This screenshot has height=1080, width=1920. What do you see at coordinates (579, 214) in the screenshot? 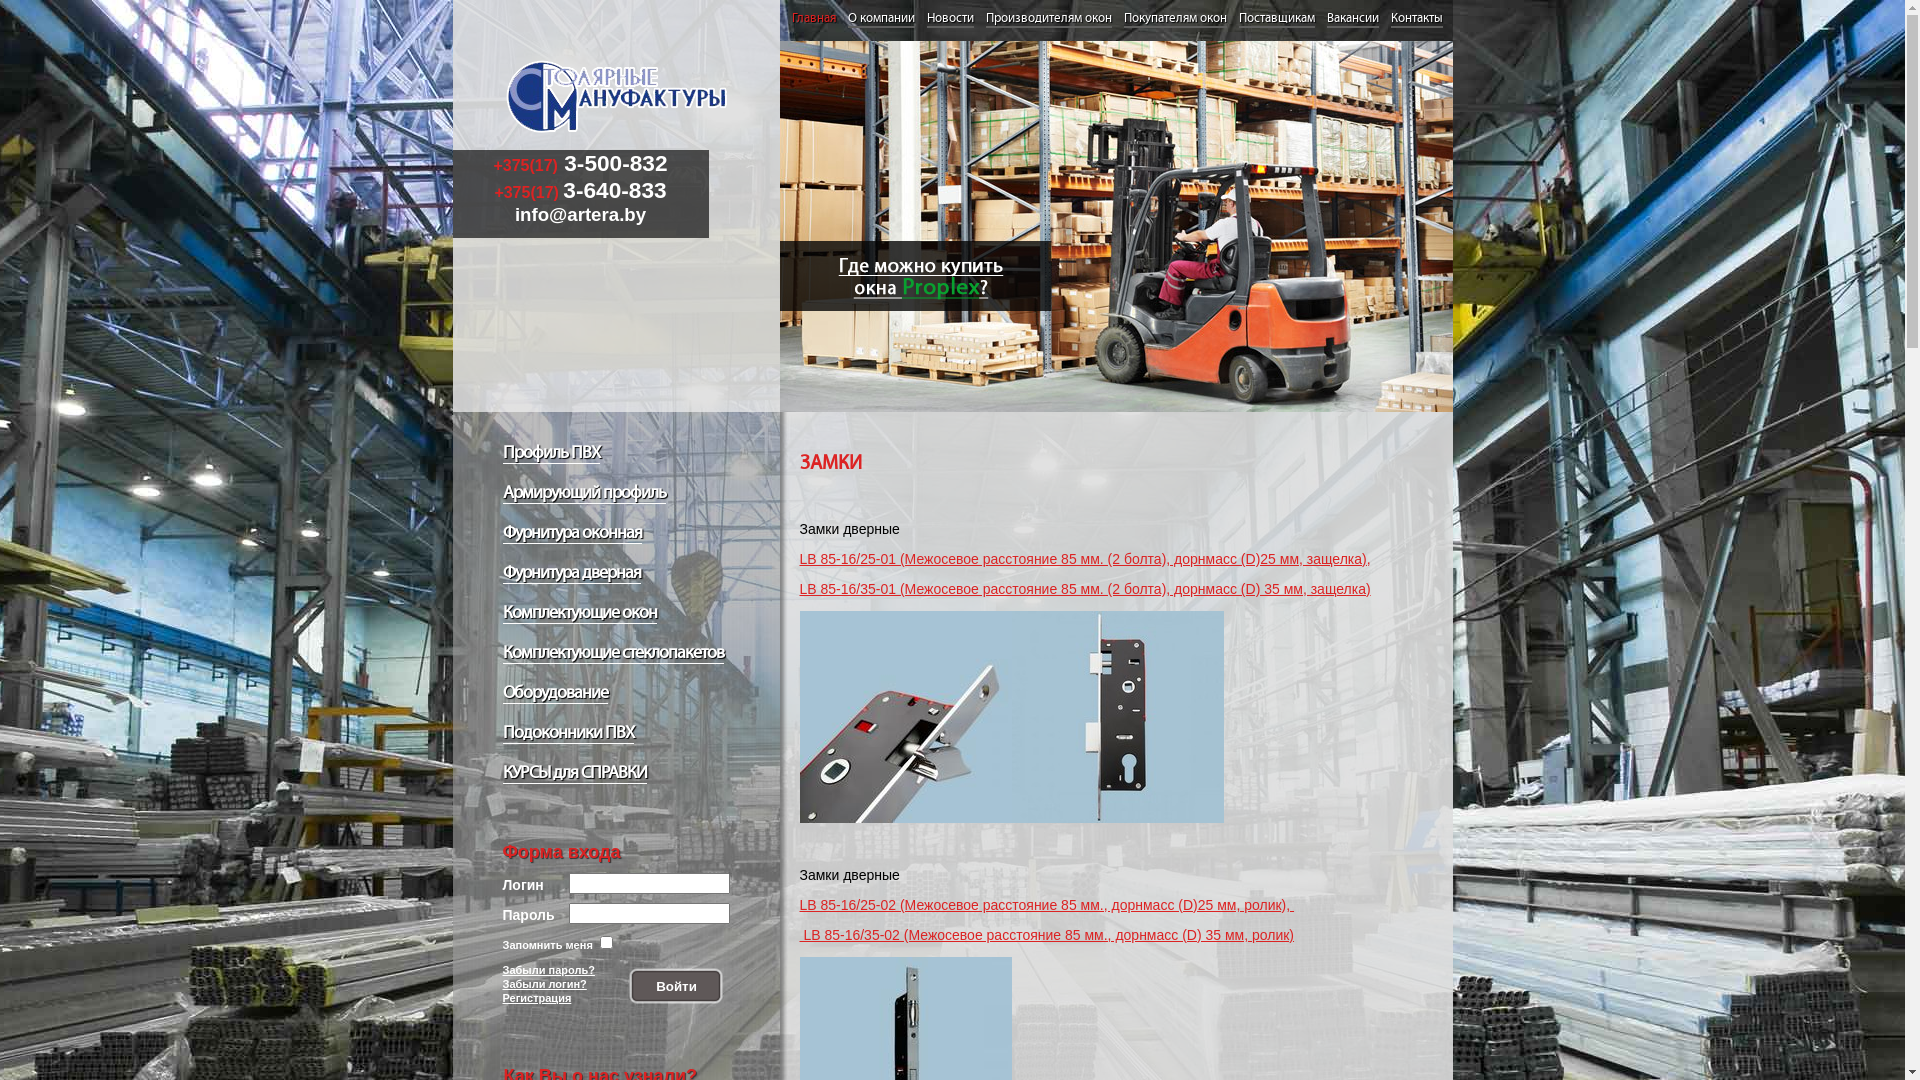
I see `'info@artera.by'` at bounding box center [579, 214].